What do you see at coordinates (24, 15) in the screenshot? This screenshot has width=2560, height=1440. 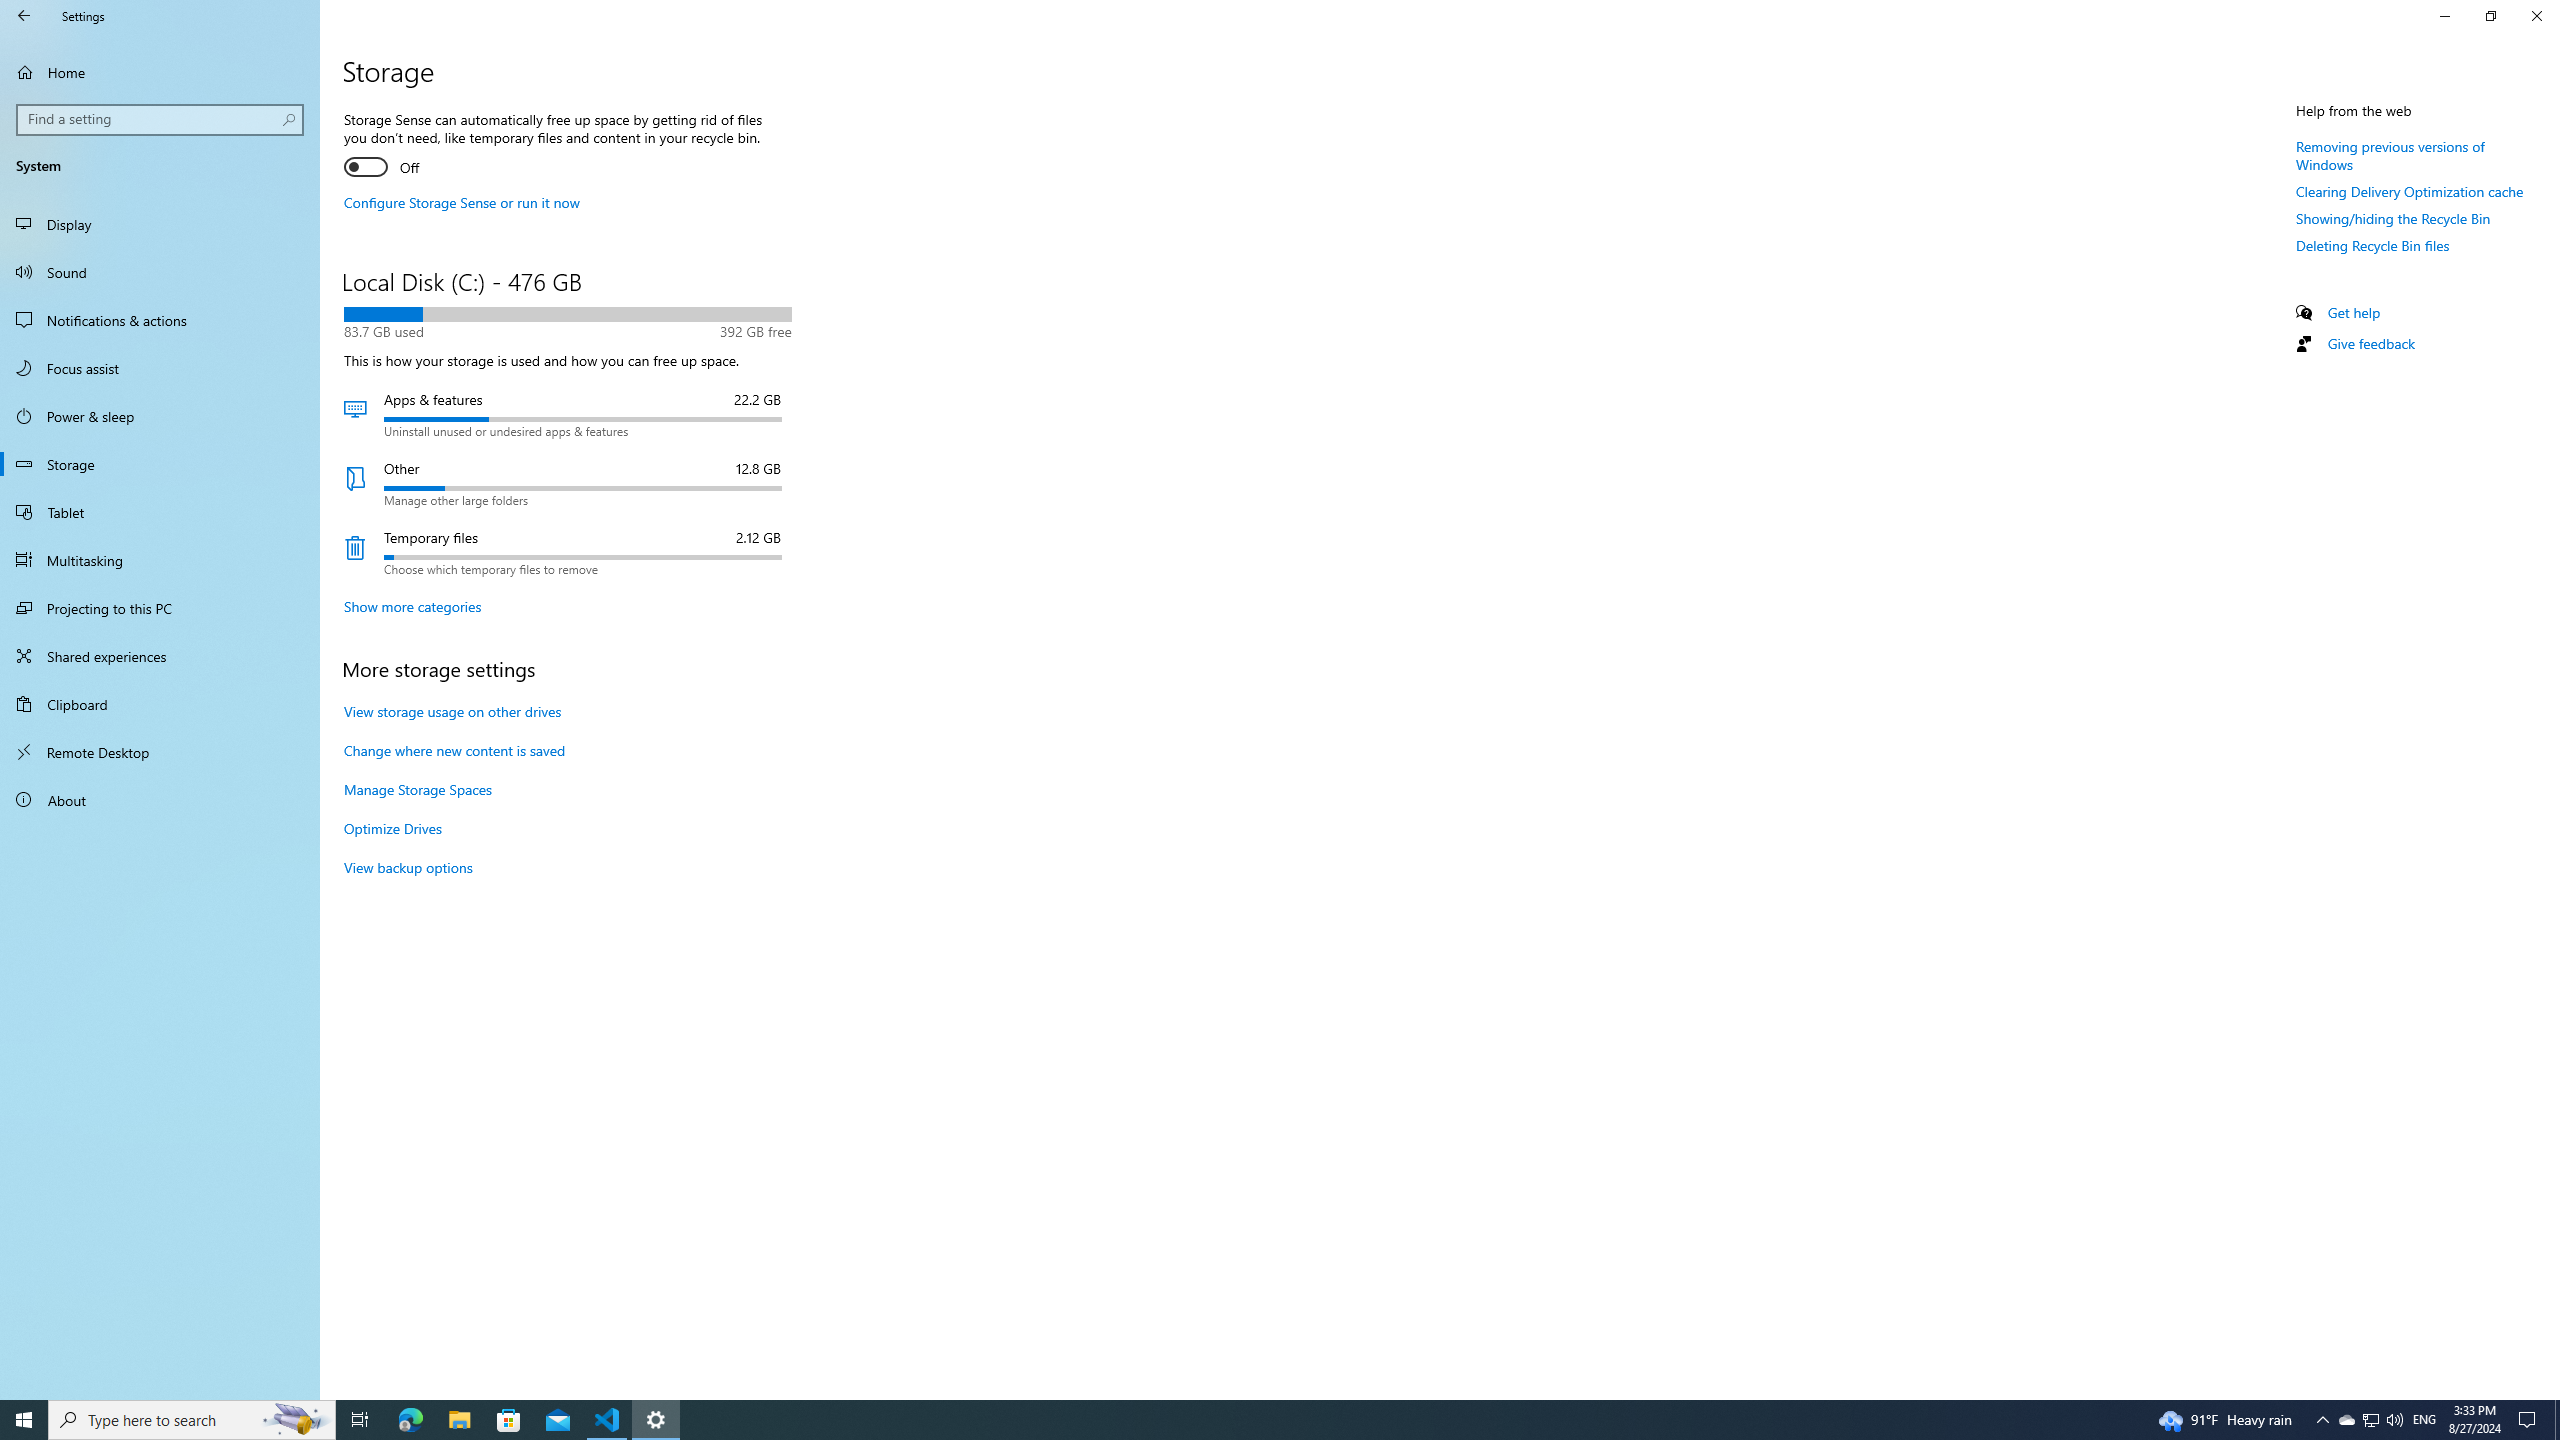 I see `'Back'` at bounding box center [24, 15].